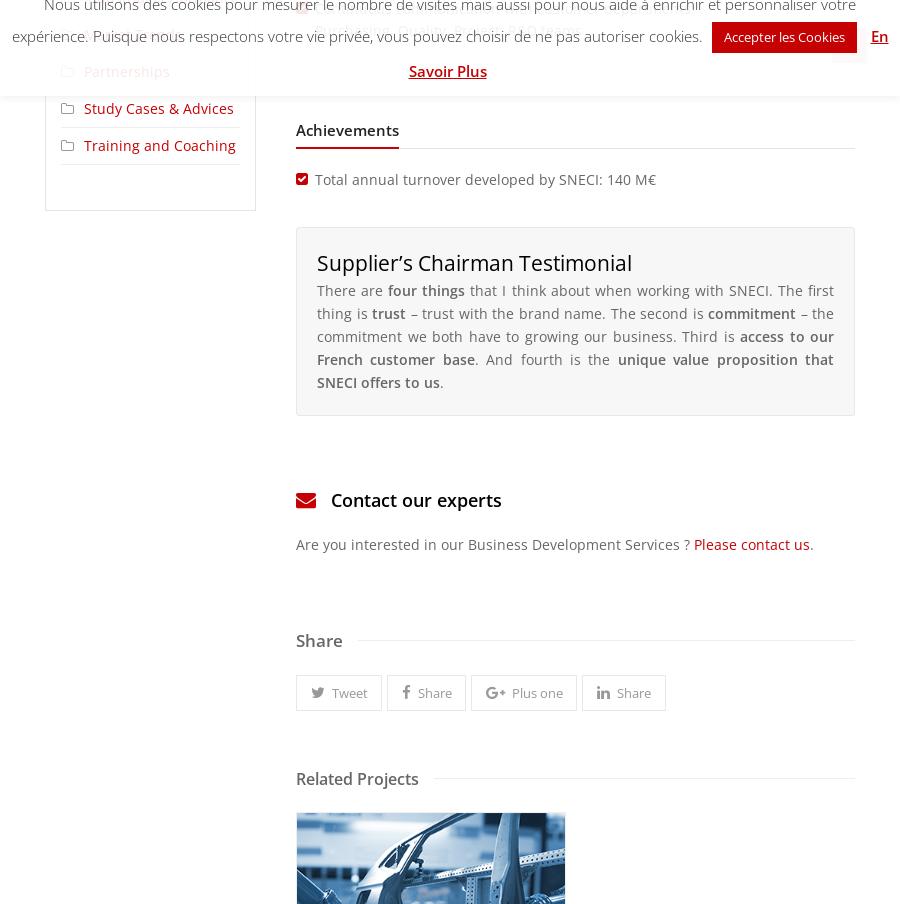  Describe the element at coordinates (751, 544) in the screenshot. I see `'Please contact us'` at that location.